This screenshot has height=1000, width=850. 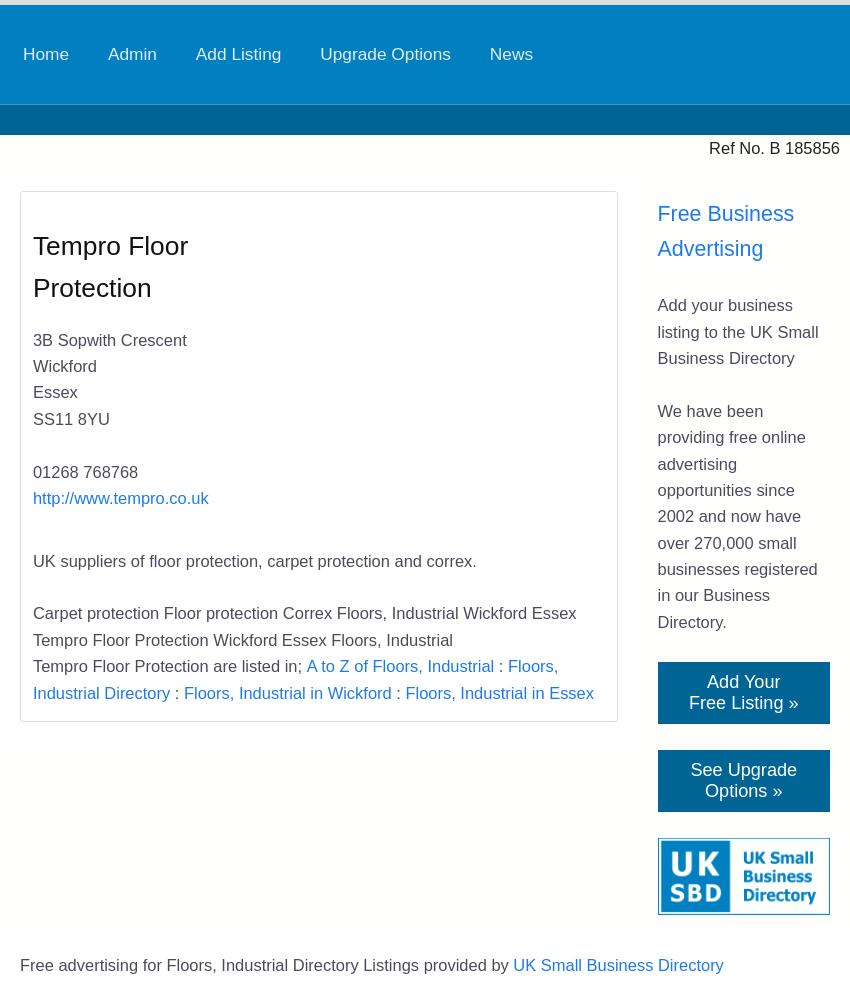 I want to click on 'Essex', so click(x=54, y=392).